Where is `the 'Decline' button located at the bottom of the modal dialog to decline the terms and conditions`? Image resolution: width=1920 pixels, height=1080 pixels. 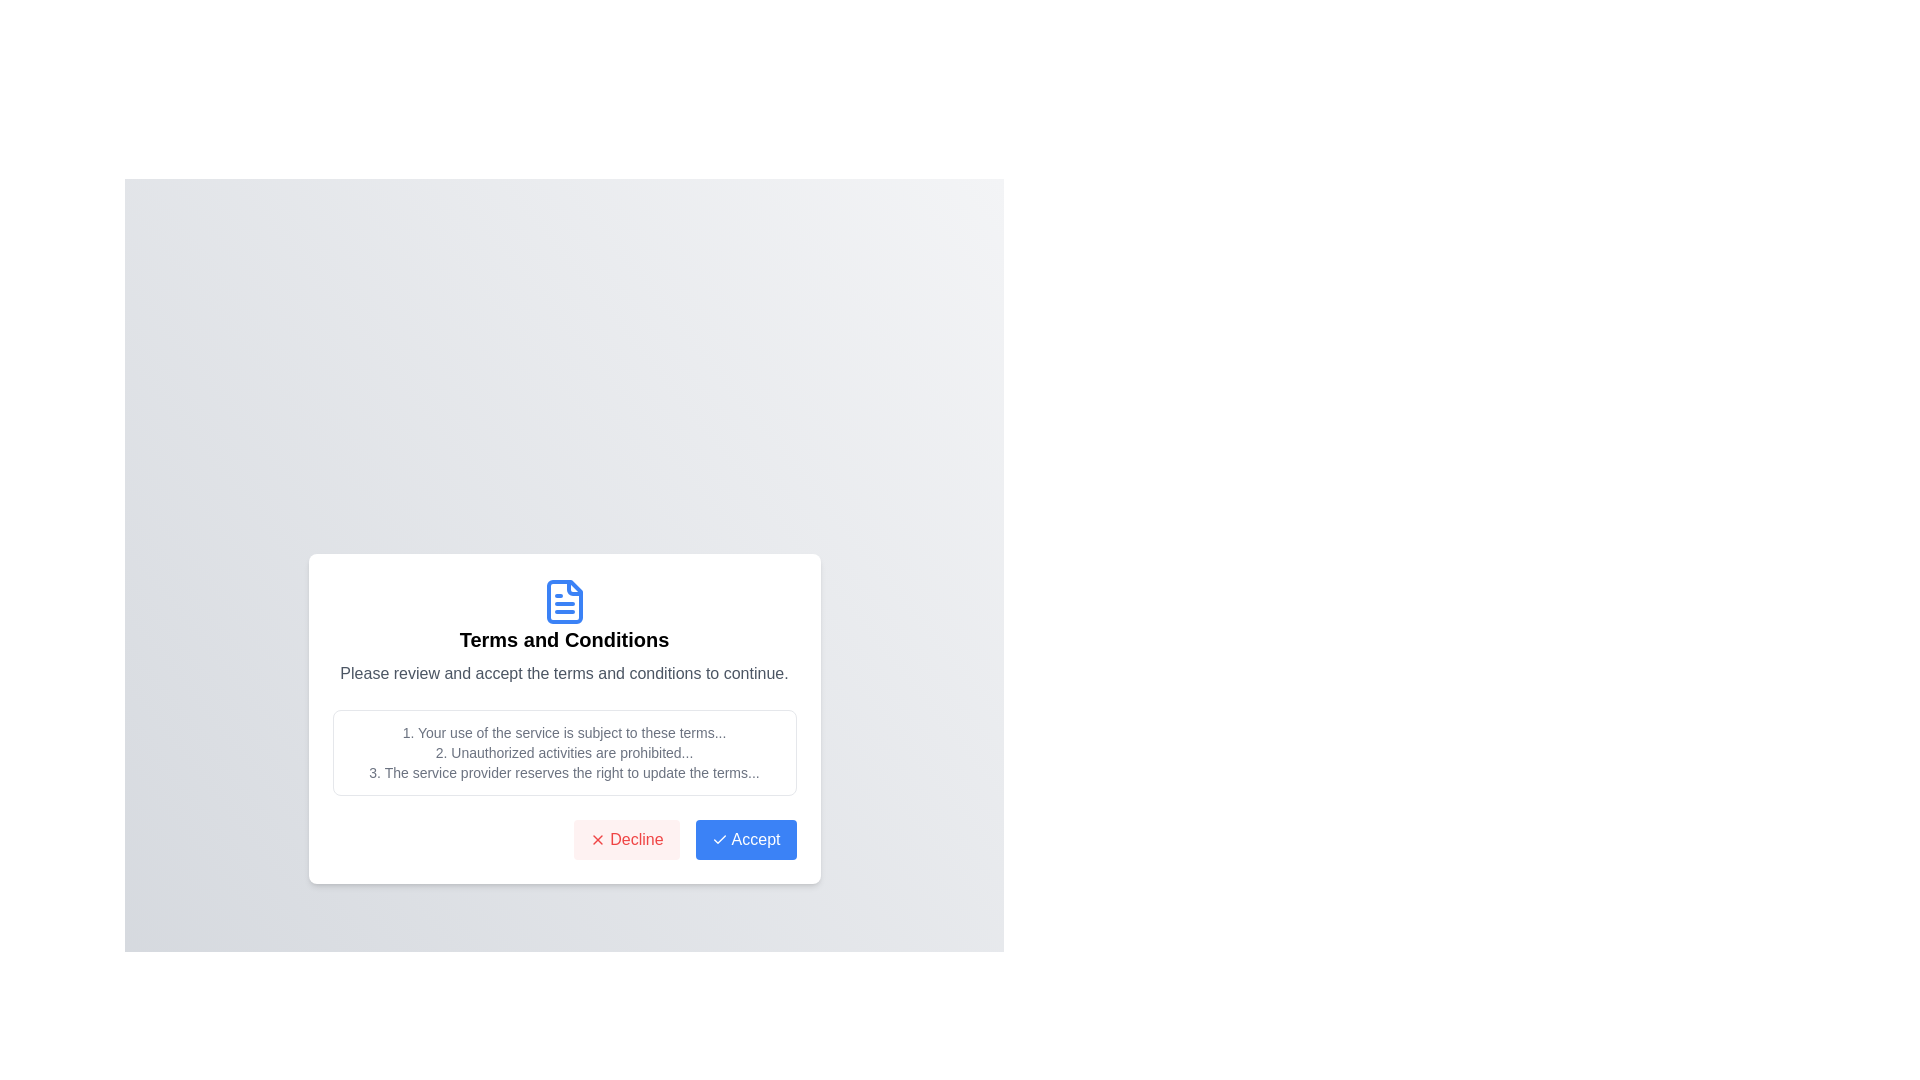 the 'Decline' button located at the bottom of the modal dialog to decline the terms and conditions is located at coordinates (625, 840).